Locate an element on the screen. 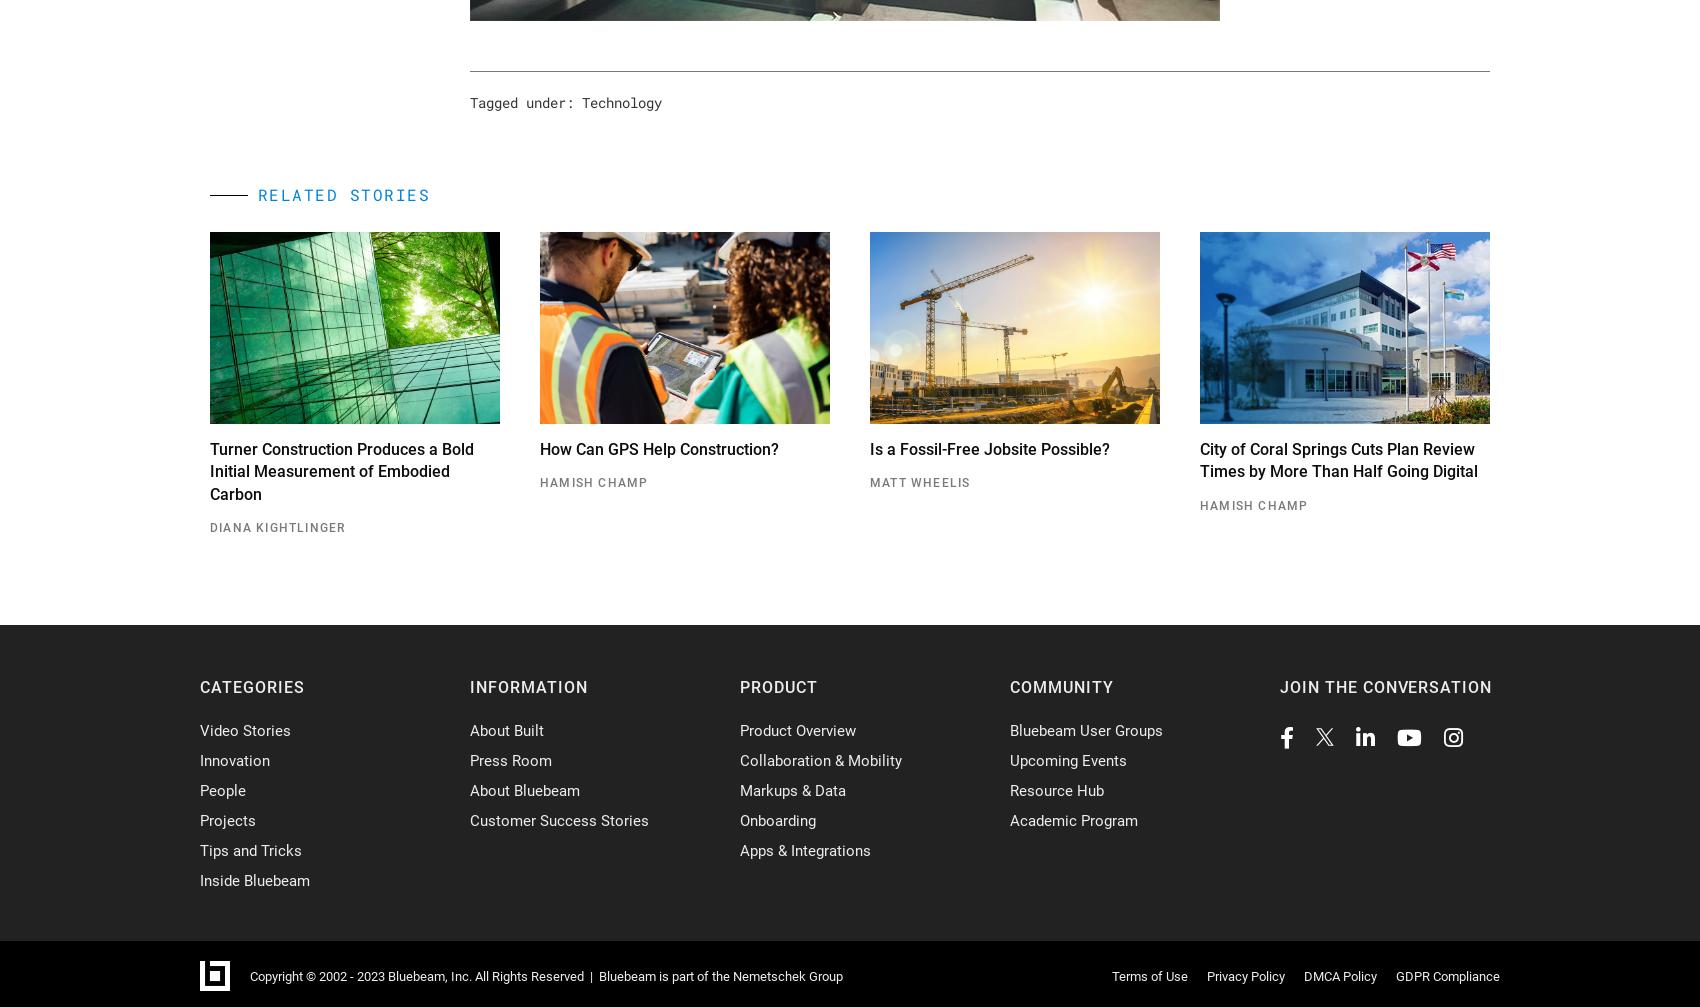  'Onboarding' is located at coordinates (776, 820).